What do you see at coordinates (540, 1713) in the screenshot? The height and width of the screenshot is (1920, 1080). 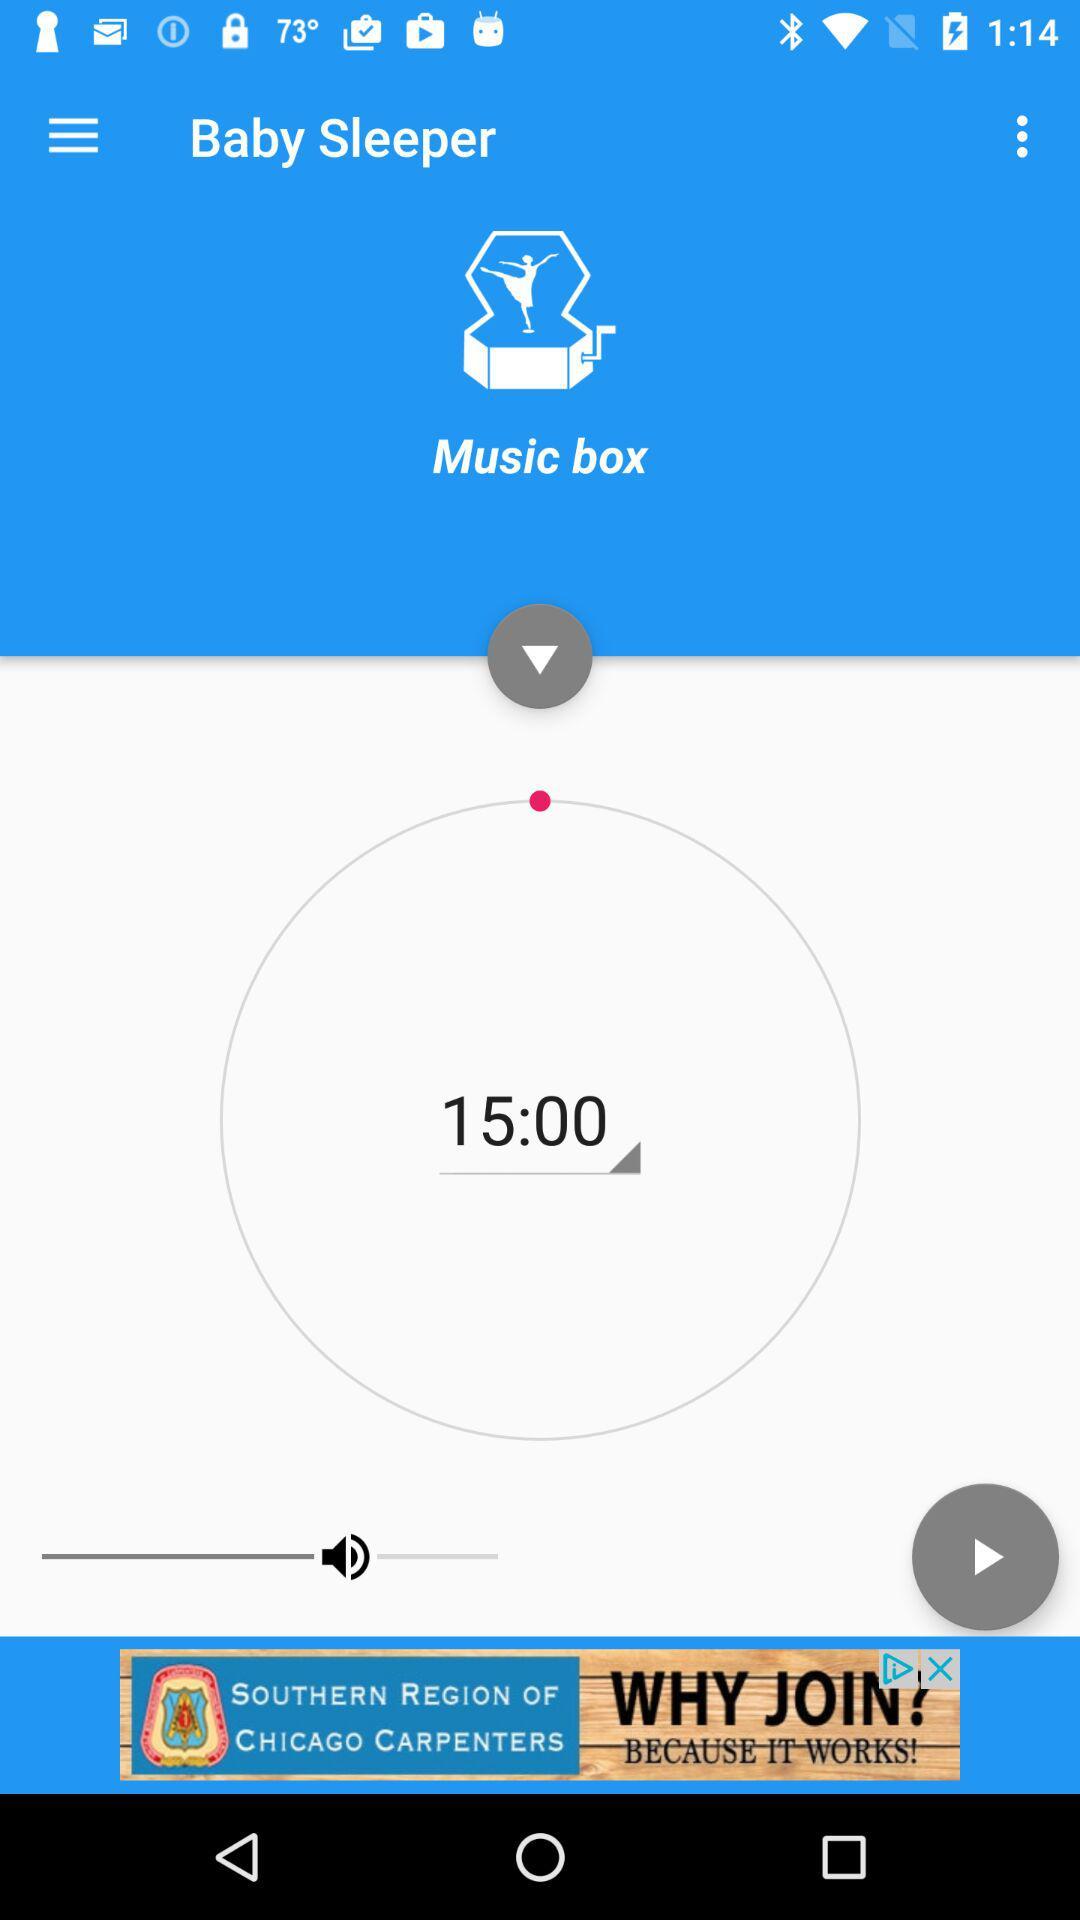 I see `advertisement` at bounding box center [540, 1713].